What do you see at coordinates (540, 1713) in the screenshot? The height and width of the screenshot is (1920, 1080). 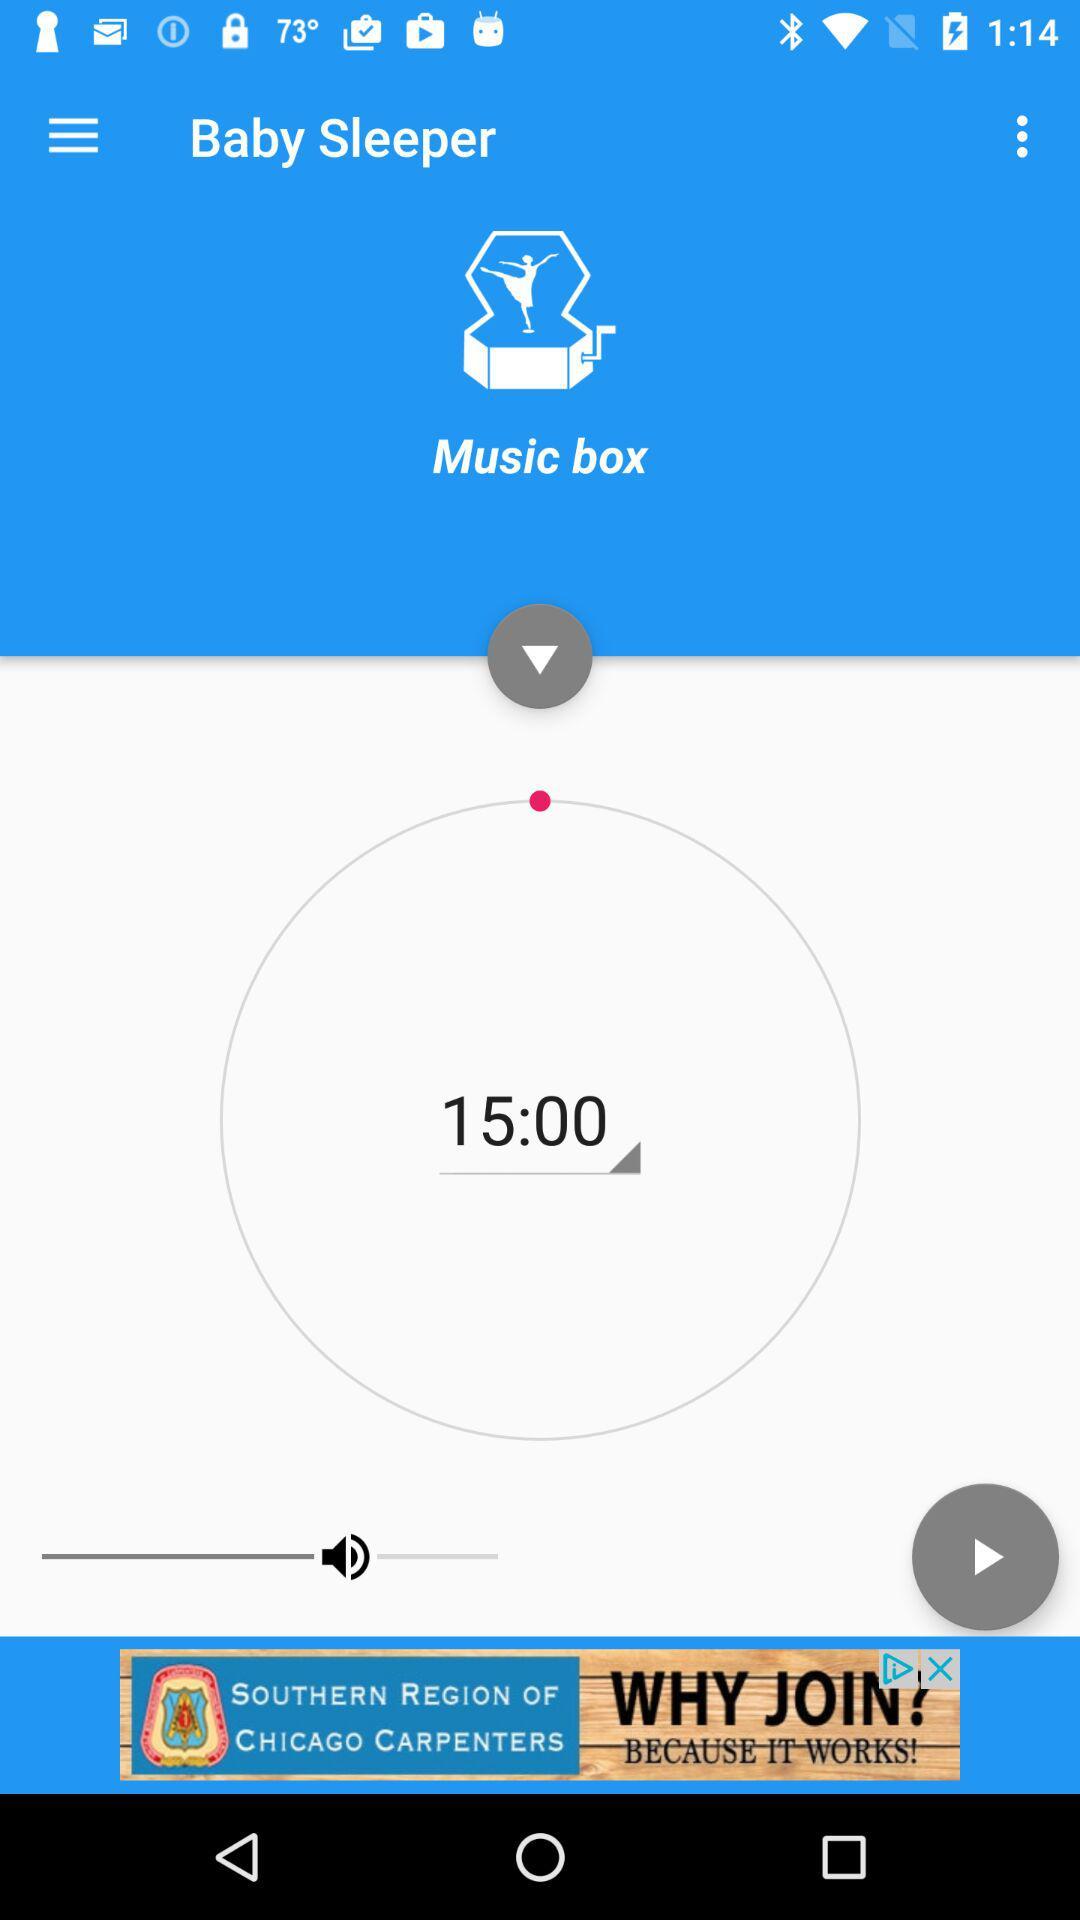 I see `advertisement` at bounding box center [540, 1713].